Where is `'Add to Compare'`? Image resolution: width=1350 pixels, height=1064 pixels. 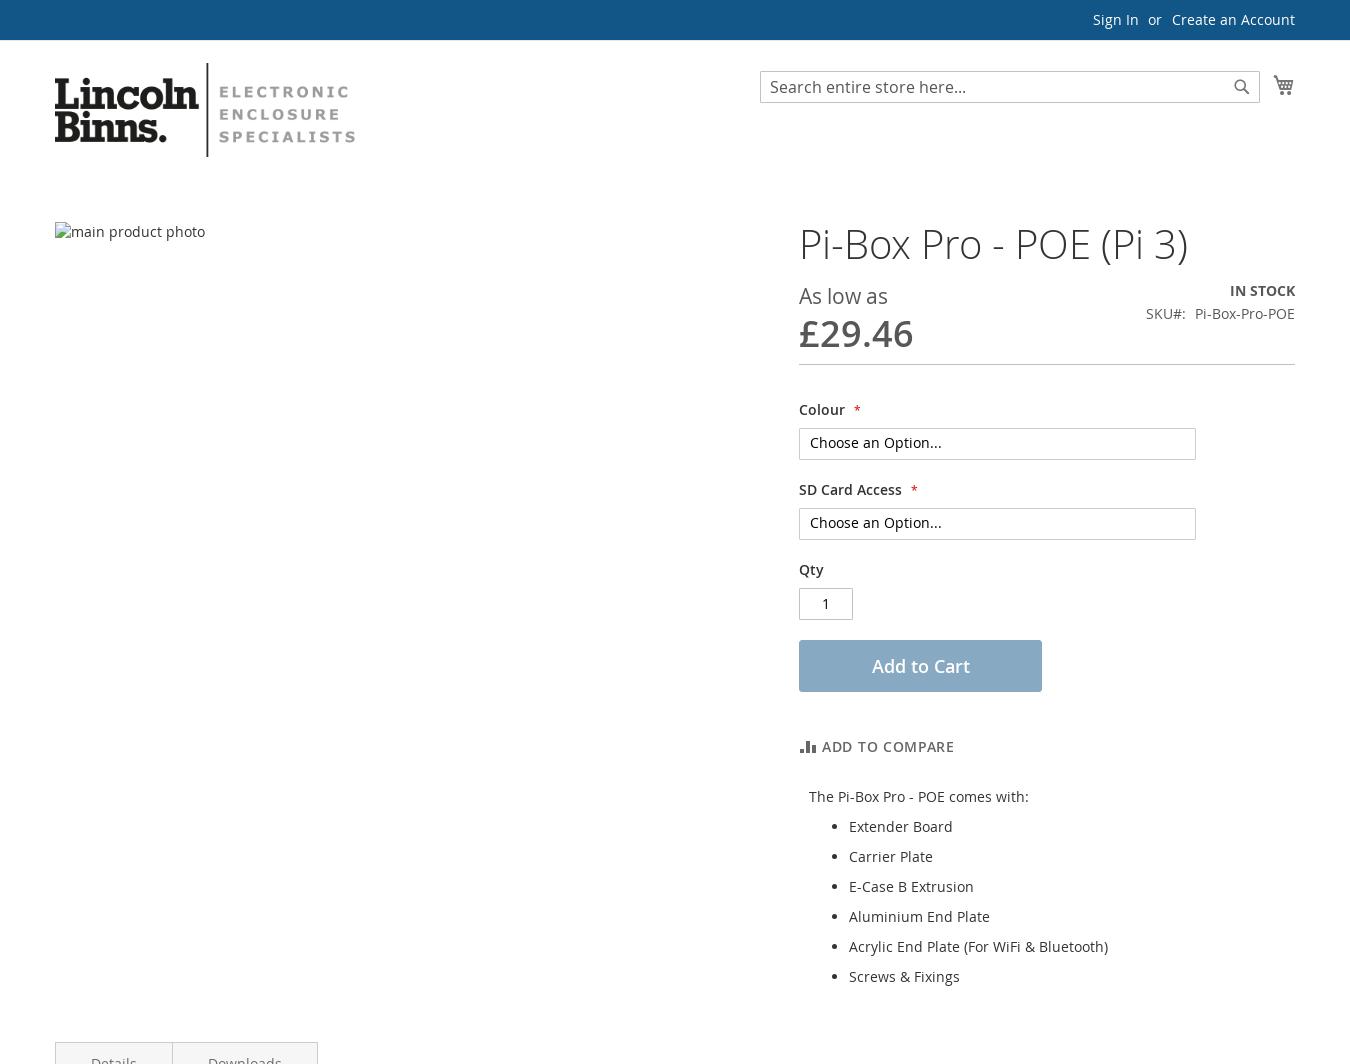
'Add to Compare' is located at coordinates (888, 745).